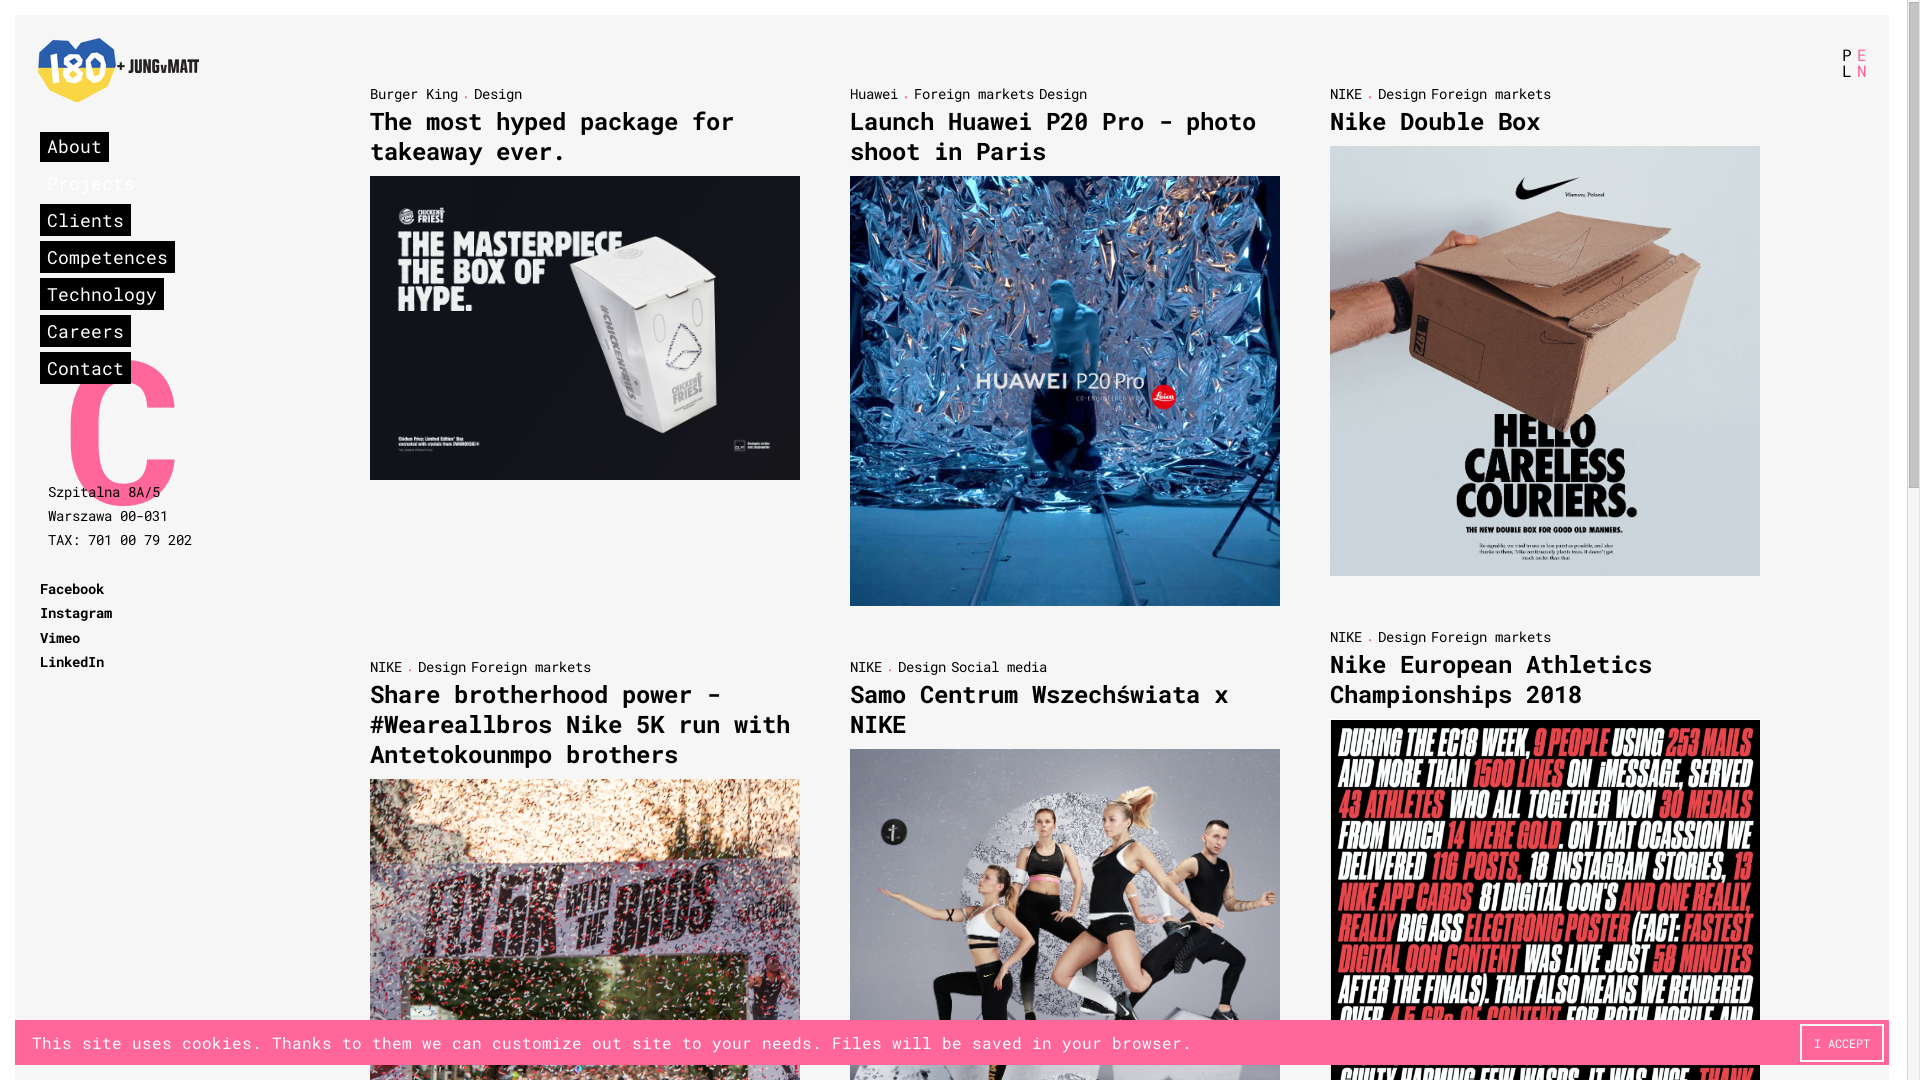  What do you see at coordinates (1491, 680) in the screenshot?
I see `'Nike European Athletics Championships 2018'` at bounding box center [1491, 680].